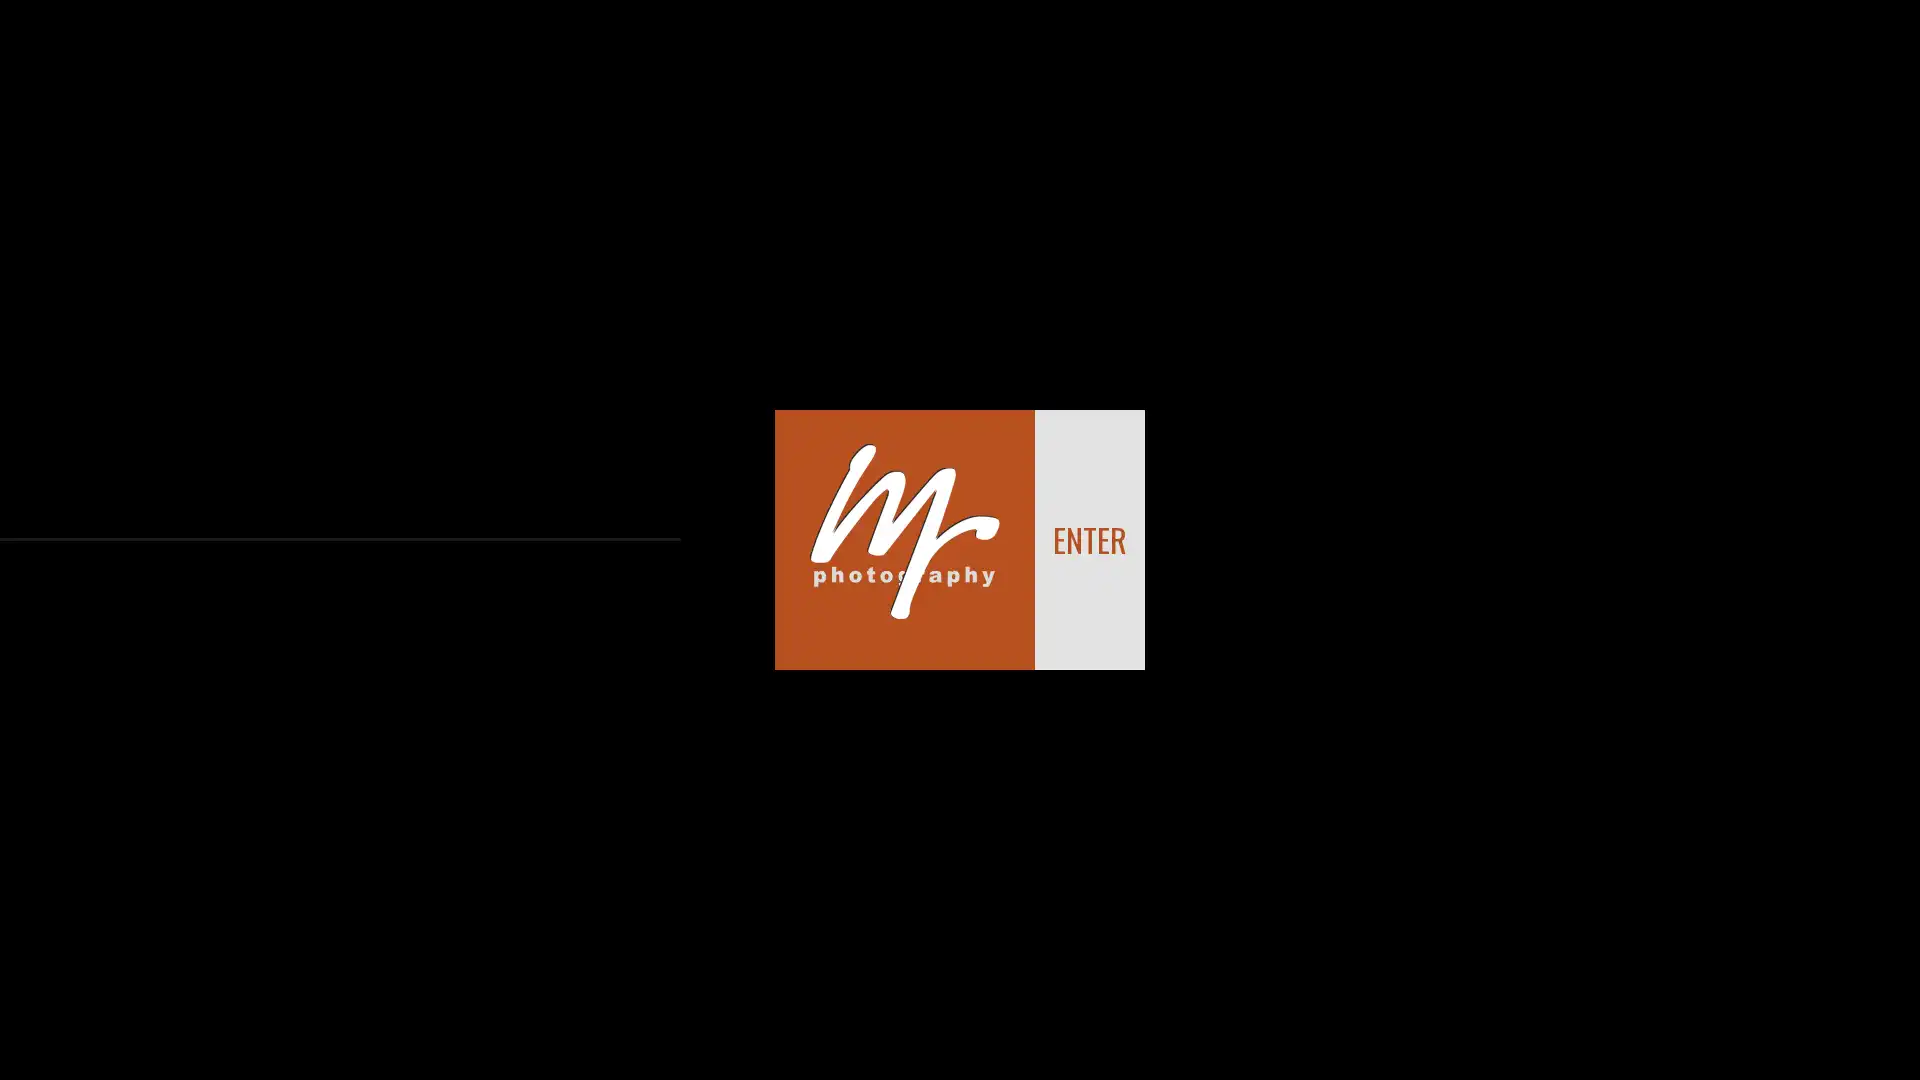  Describe the element at coordinates (711, 364) in the screenshot. I see `Send Message` at that location.